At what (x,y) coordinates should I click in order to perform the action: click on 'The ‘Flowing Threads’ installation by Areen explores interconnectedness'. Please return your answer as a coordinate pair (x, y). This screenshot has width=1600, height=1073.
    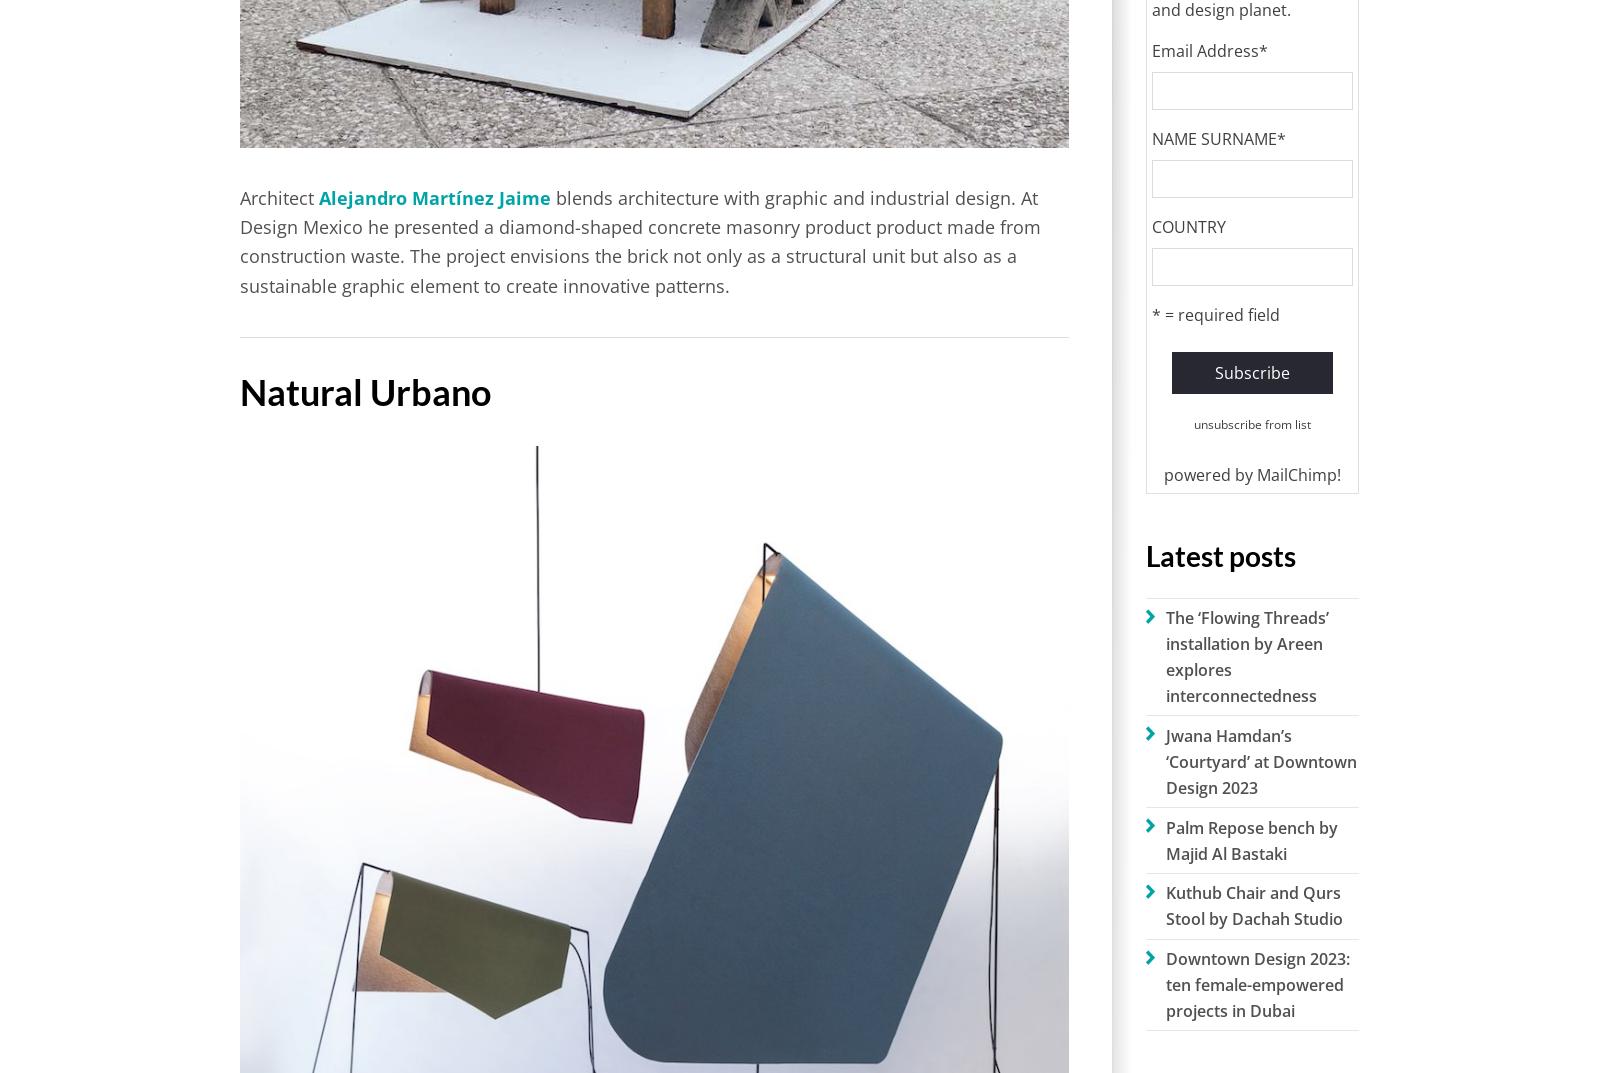
    Looking at the image, I should click on (1164, 655).